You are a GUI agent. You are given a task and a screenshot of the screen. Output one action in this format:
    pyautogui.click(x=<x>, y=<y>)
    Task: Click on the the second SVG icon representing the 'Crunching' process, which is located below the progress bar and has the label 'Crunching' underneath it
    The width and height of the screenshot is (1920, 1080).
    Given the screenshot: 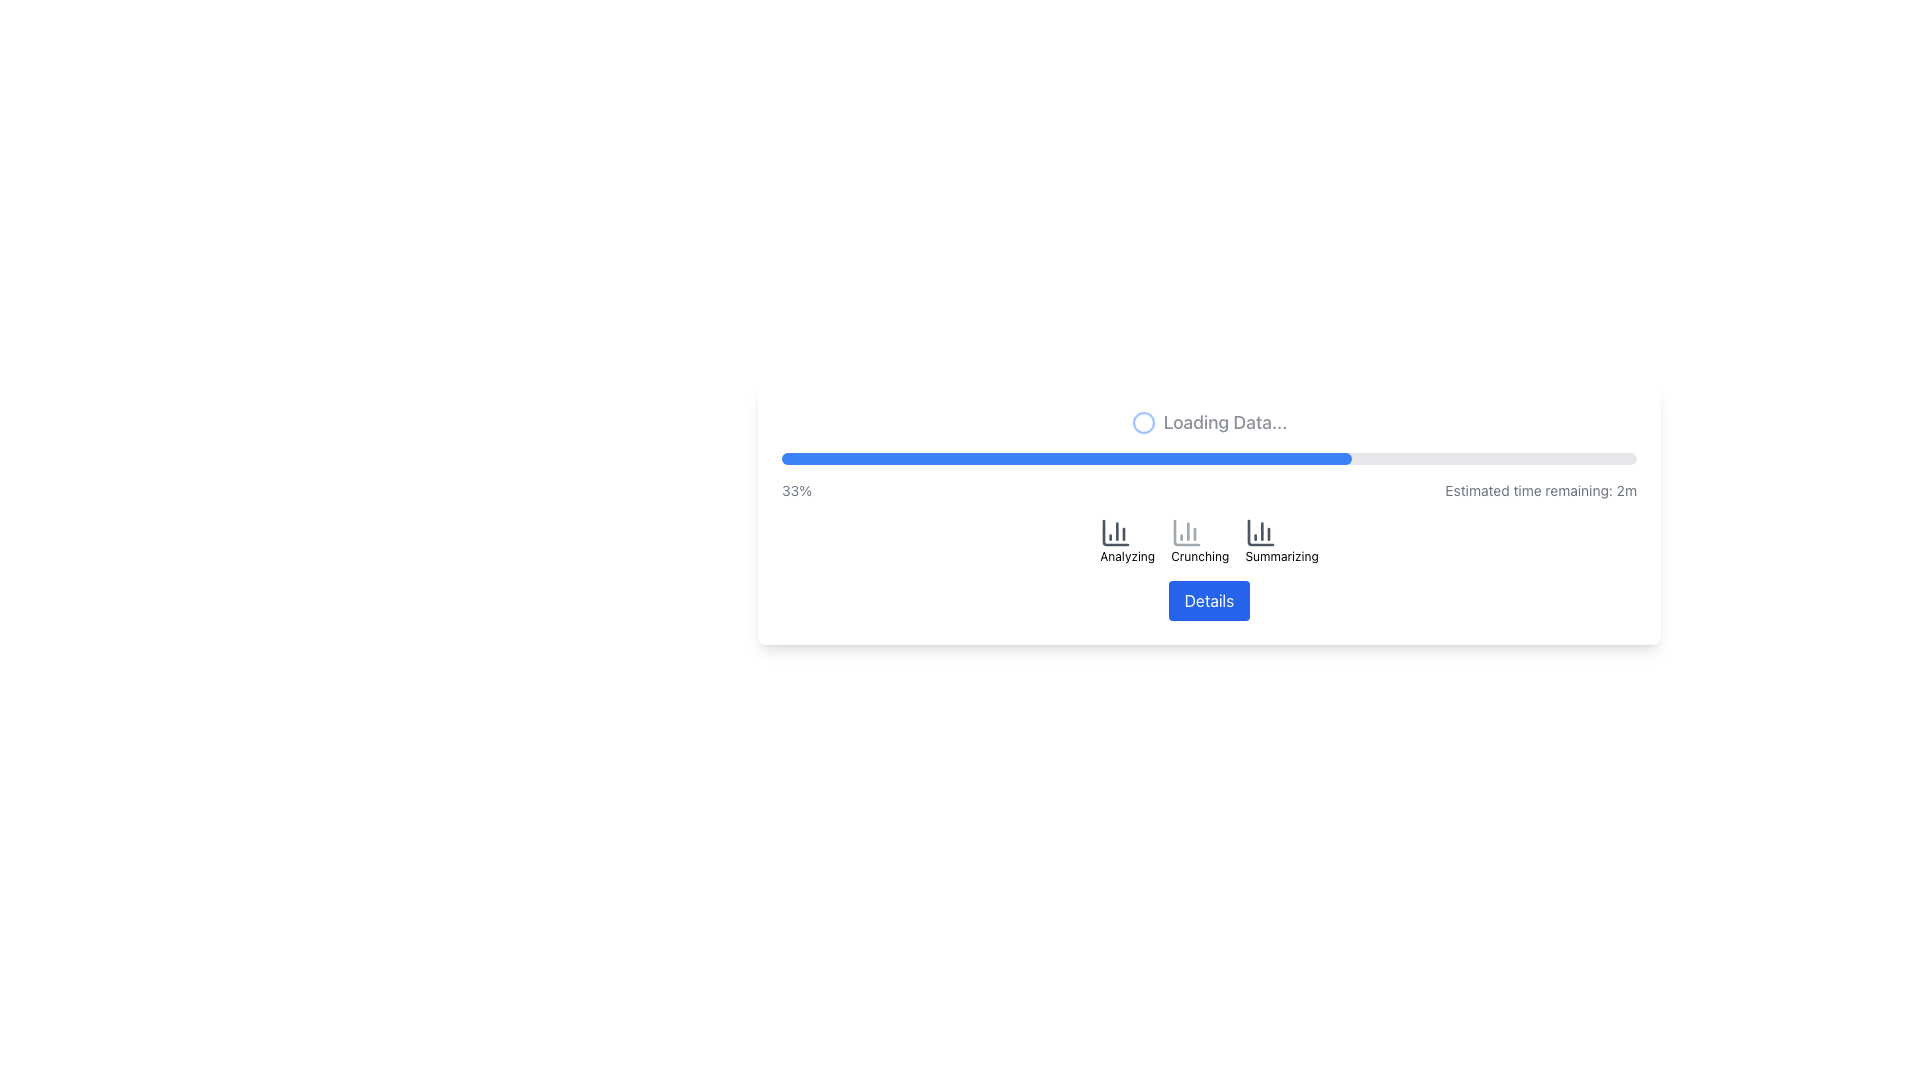 What is the action you would take?
    pyautogui.click(x=1187, y=531)
    